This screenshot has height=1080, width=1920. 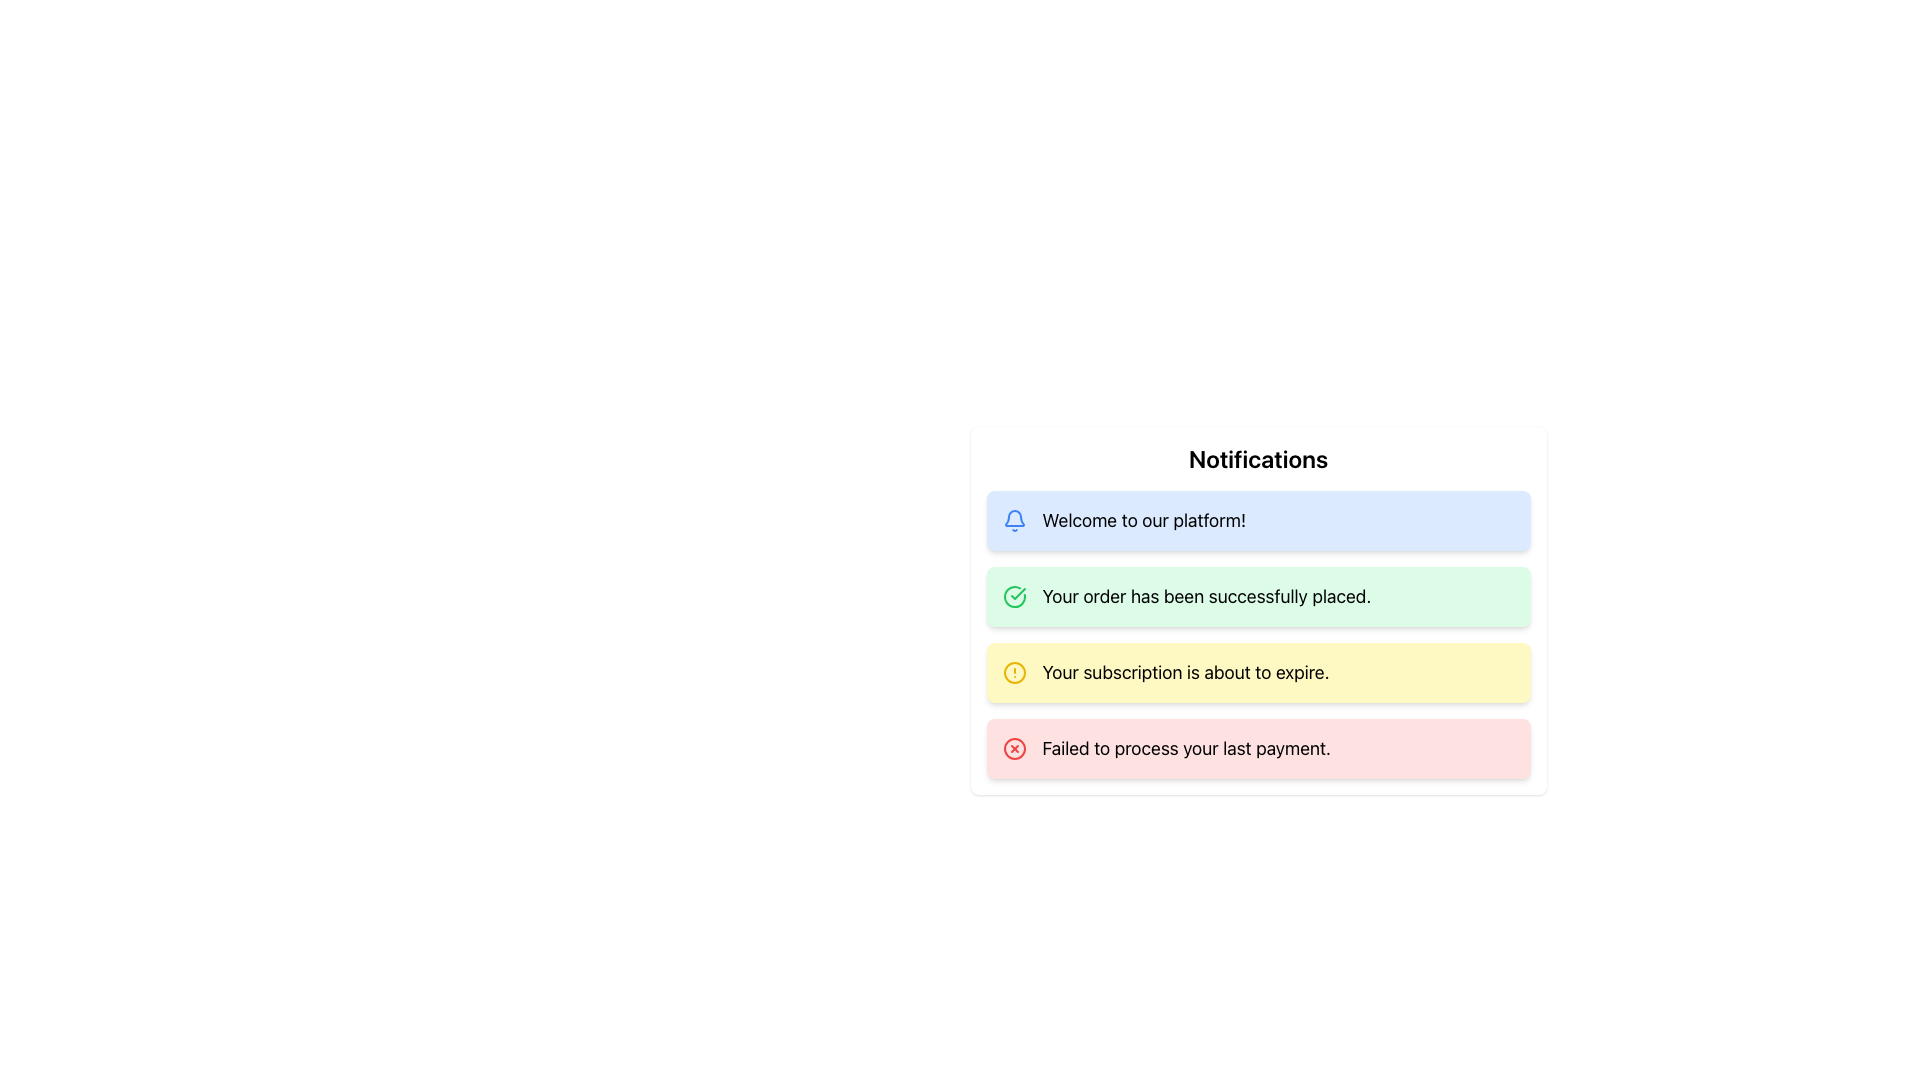 What do you see at coordinates (1257, 635) in the screenshot?
I see `the second informational notification that conveys a successful order placement message, located under the 'Notifications' heading in the white box` at bounding box center [1257, 635].